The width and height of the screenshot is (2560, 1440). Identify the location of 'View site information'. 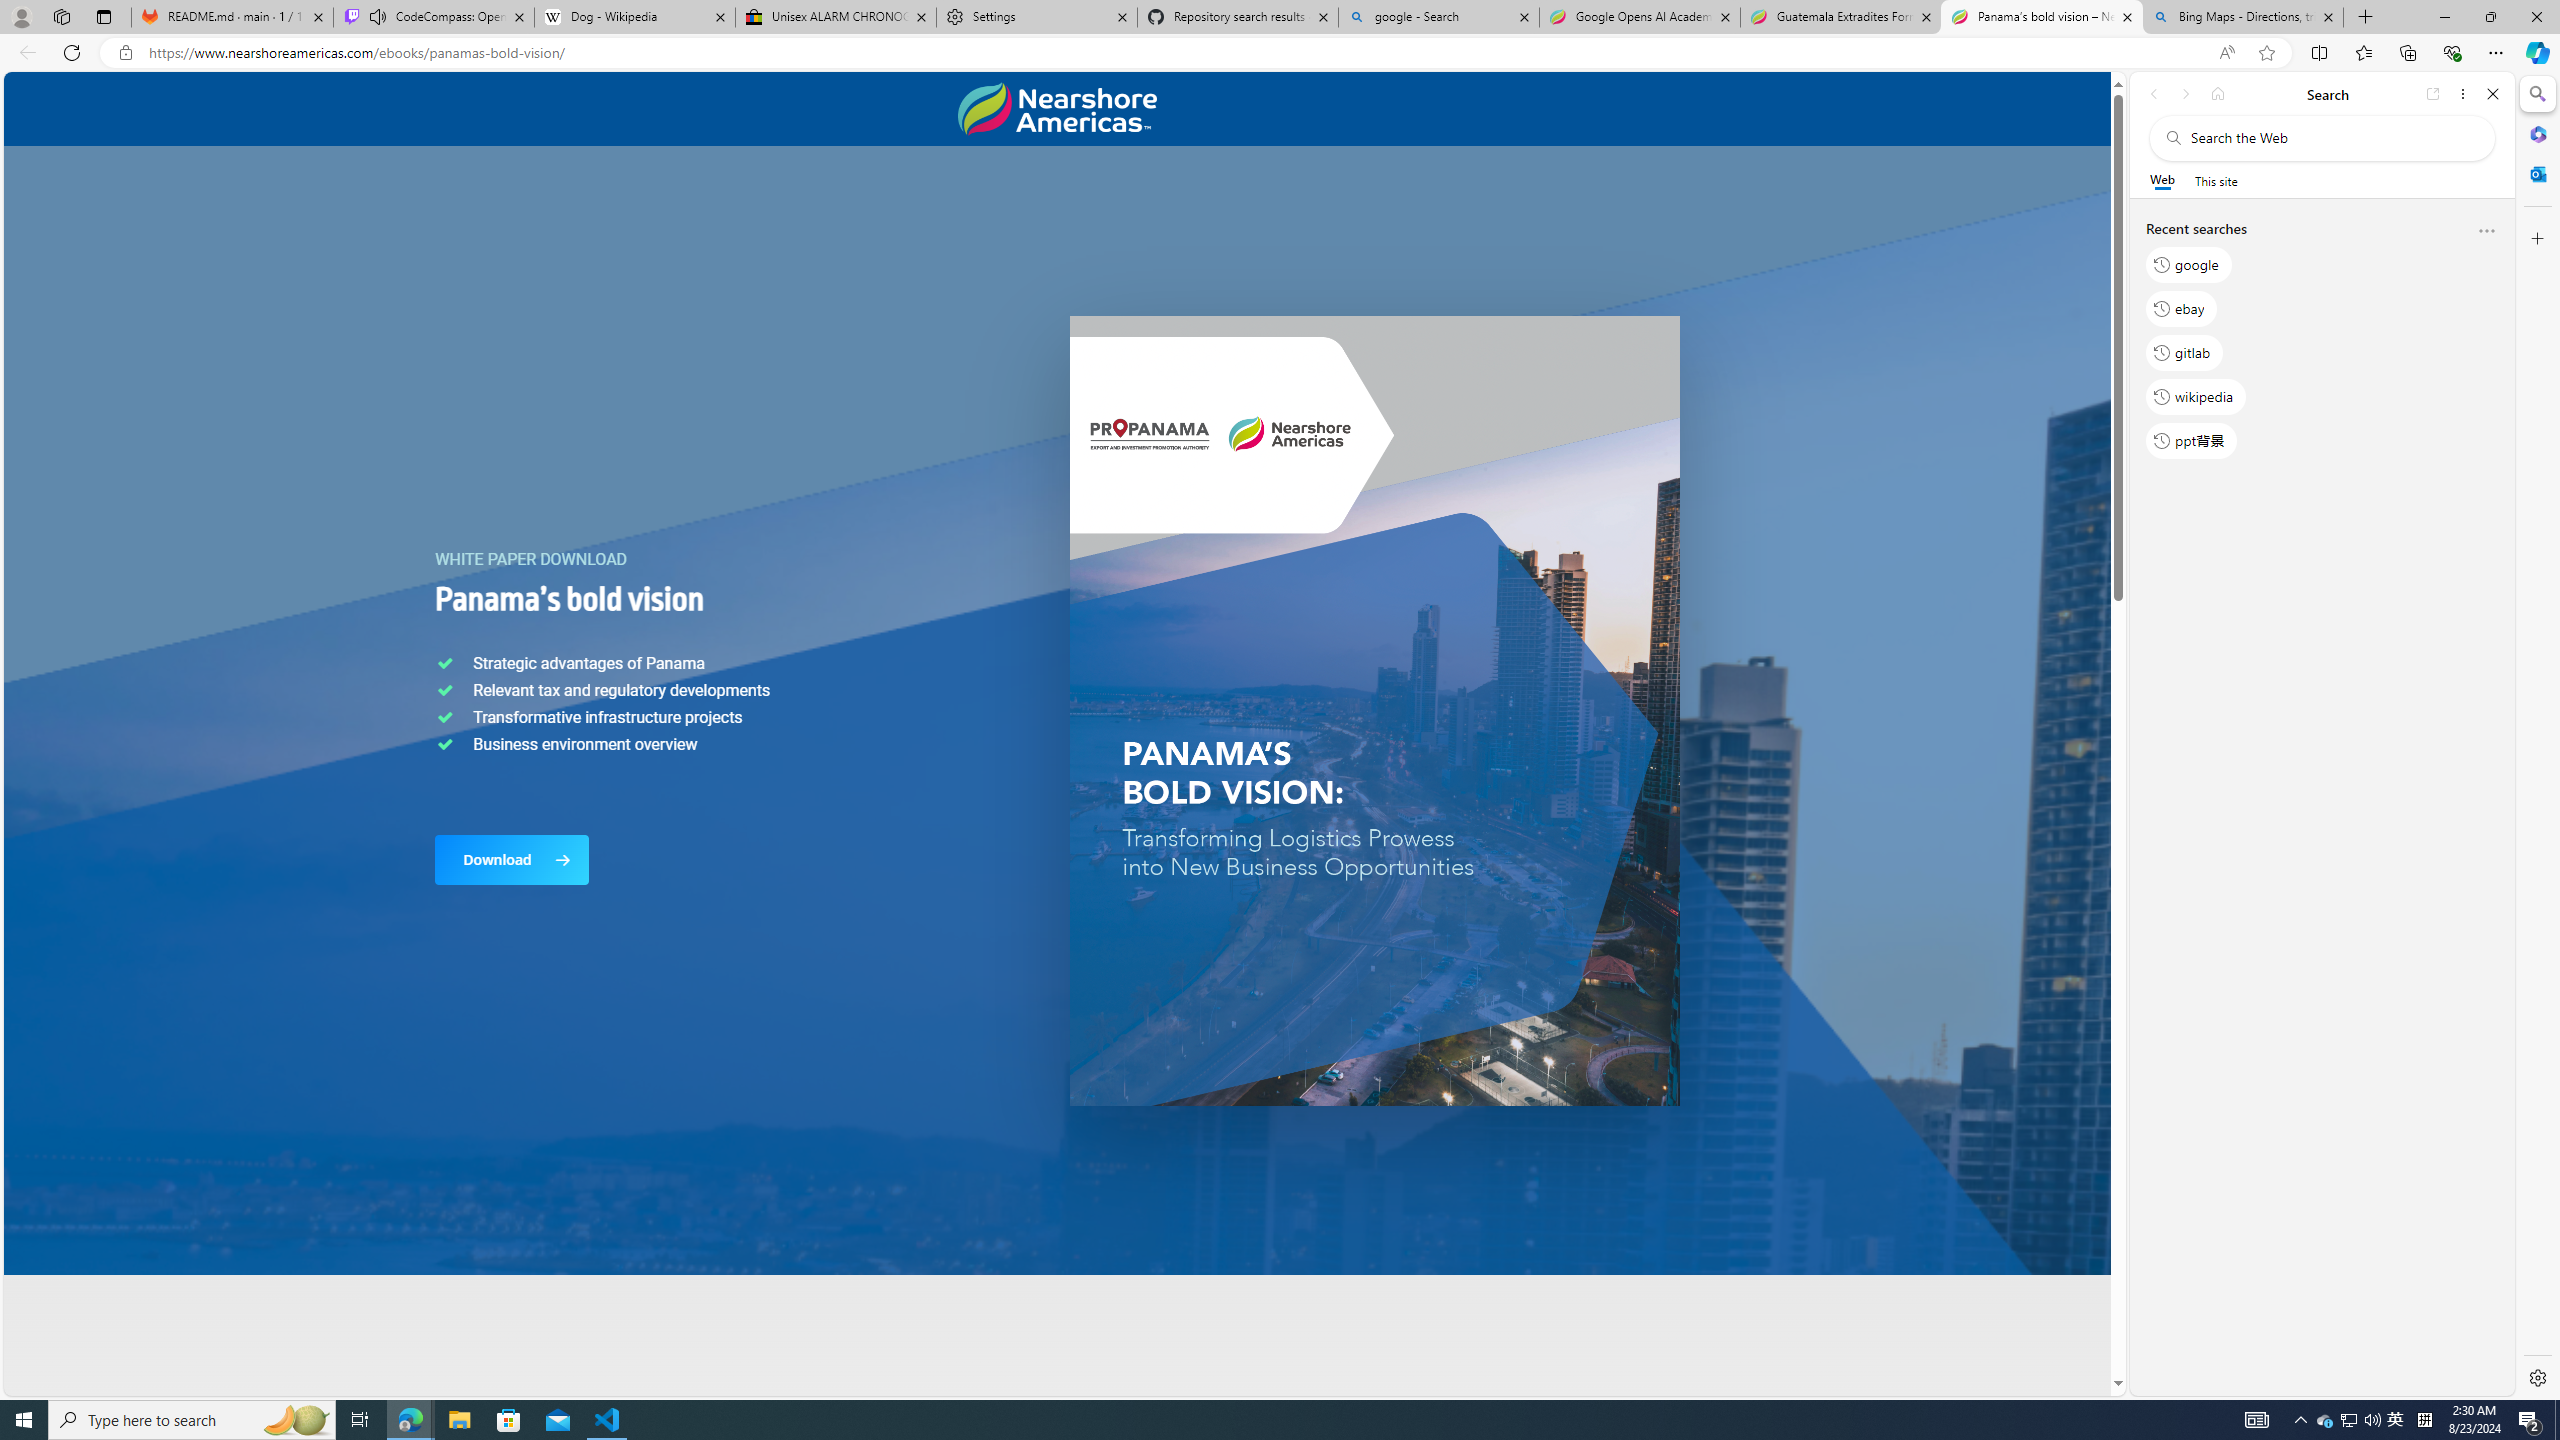
(125, 53).